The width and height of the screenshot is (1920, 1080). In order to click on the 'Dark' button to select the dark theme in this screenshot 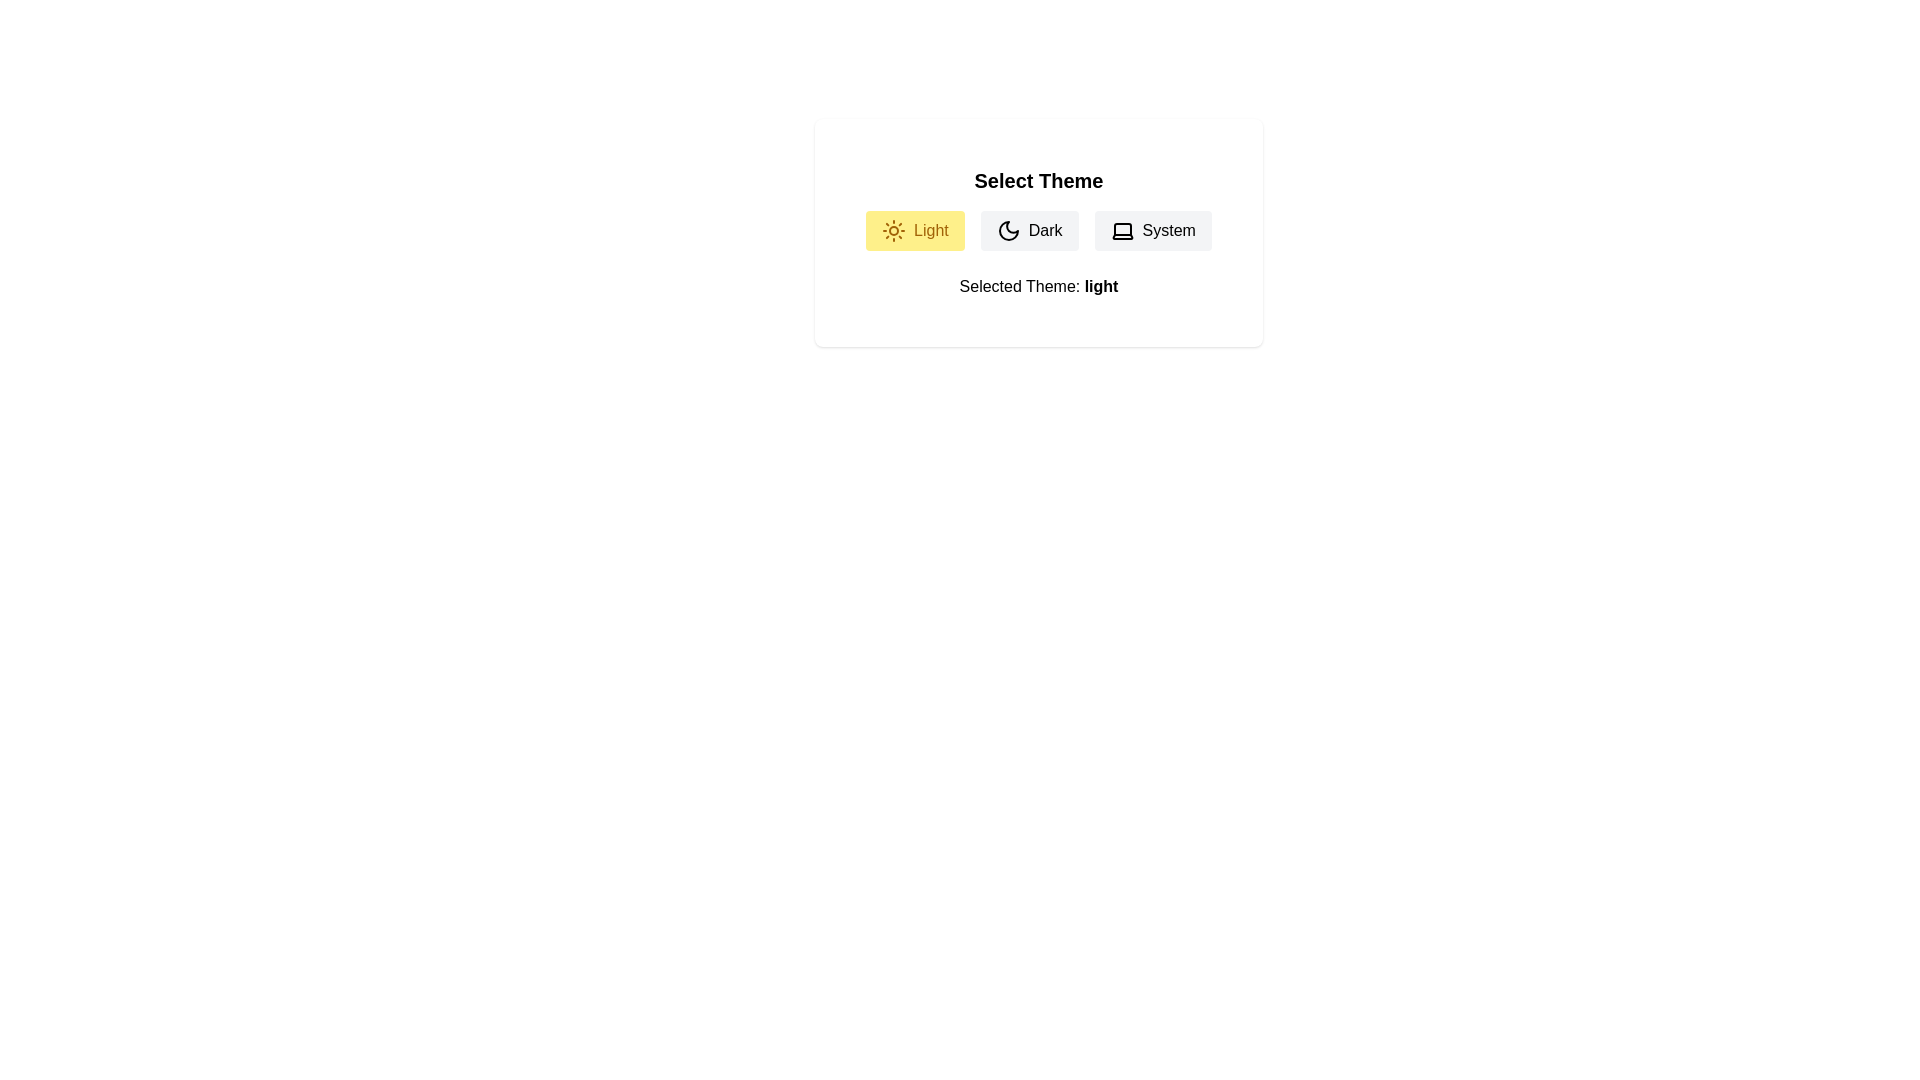, I will do `click(1028, 230)`.